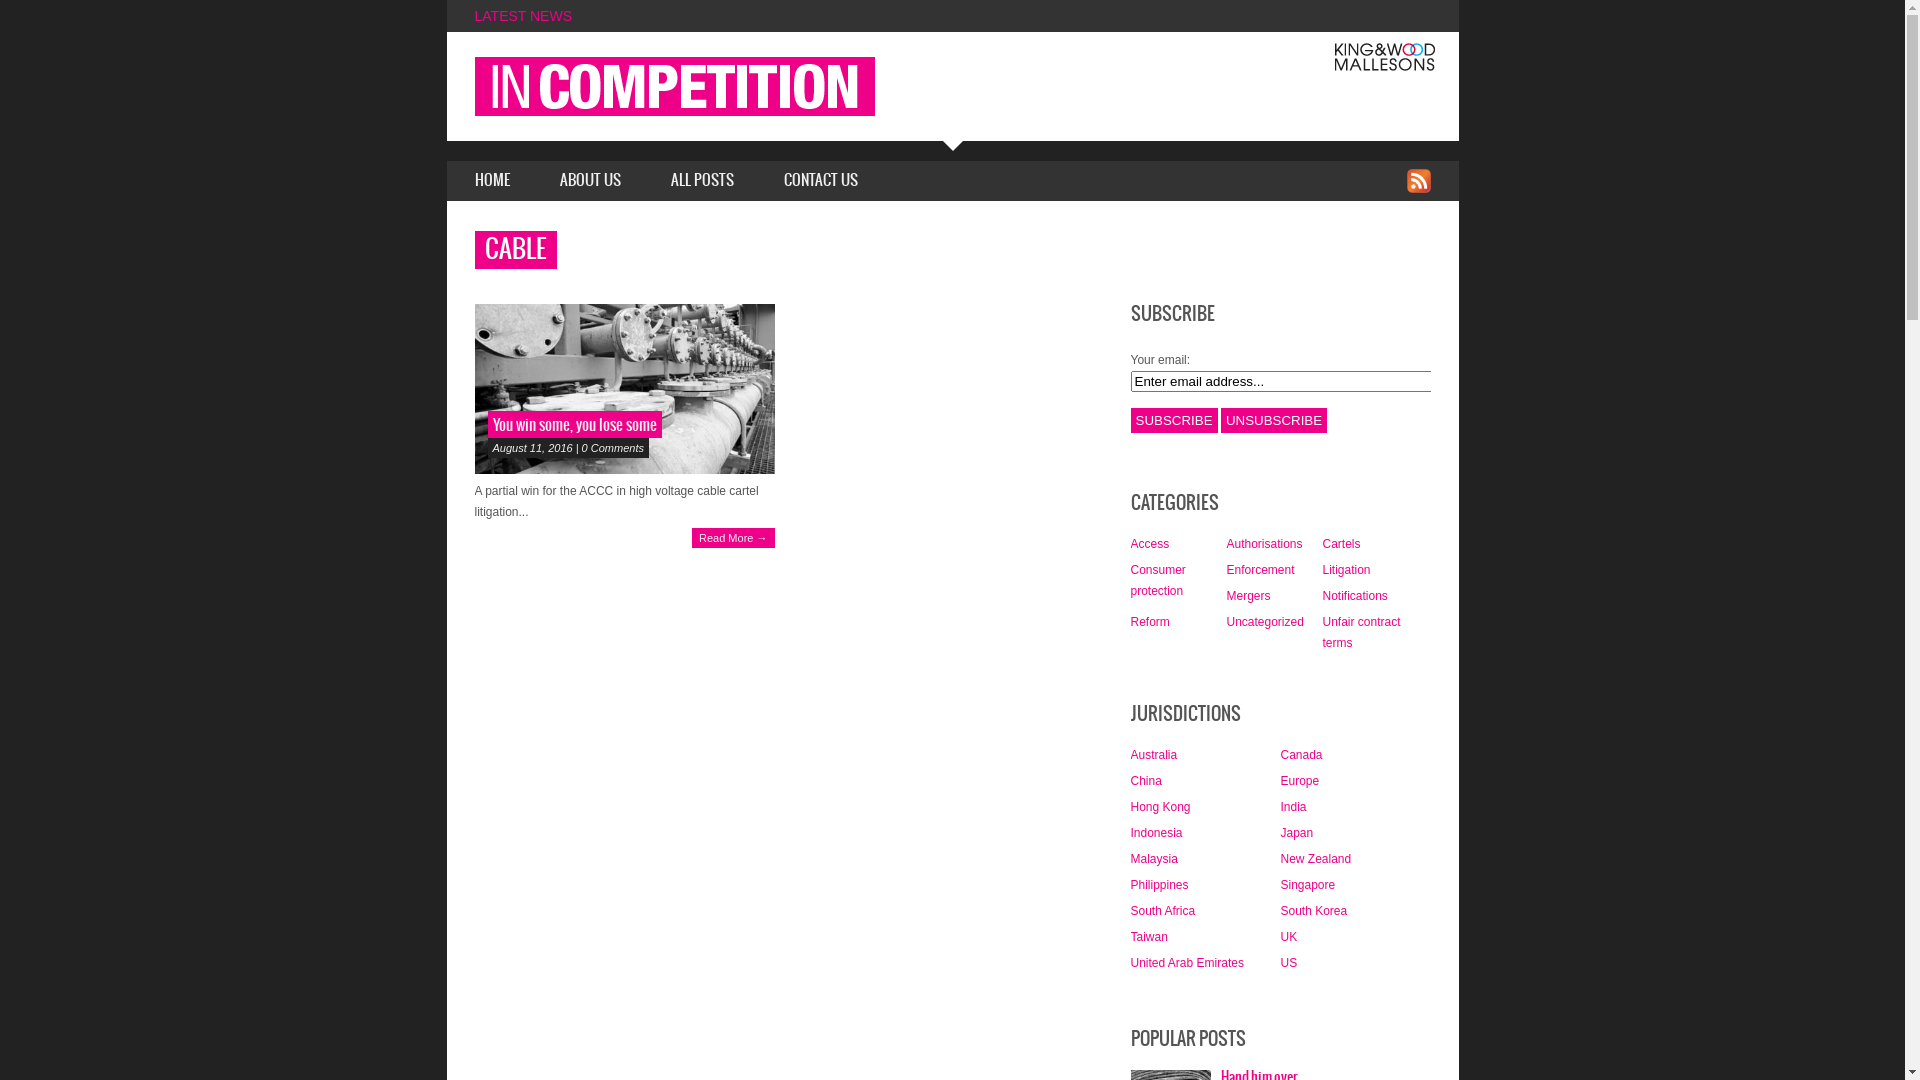  I want to click on 'US', so click(1288, 962).